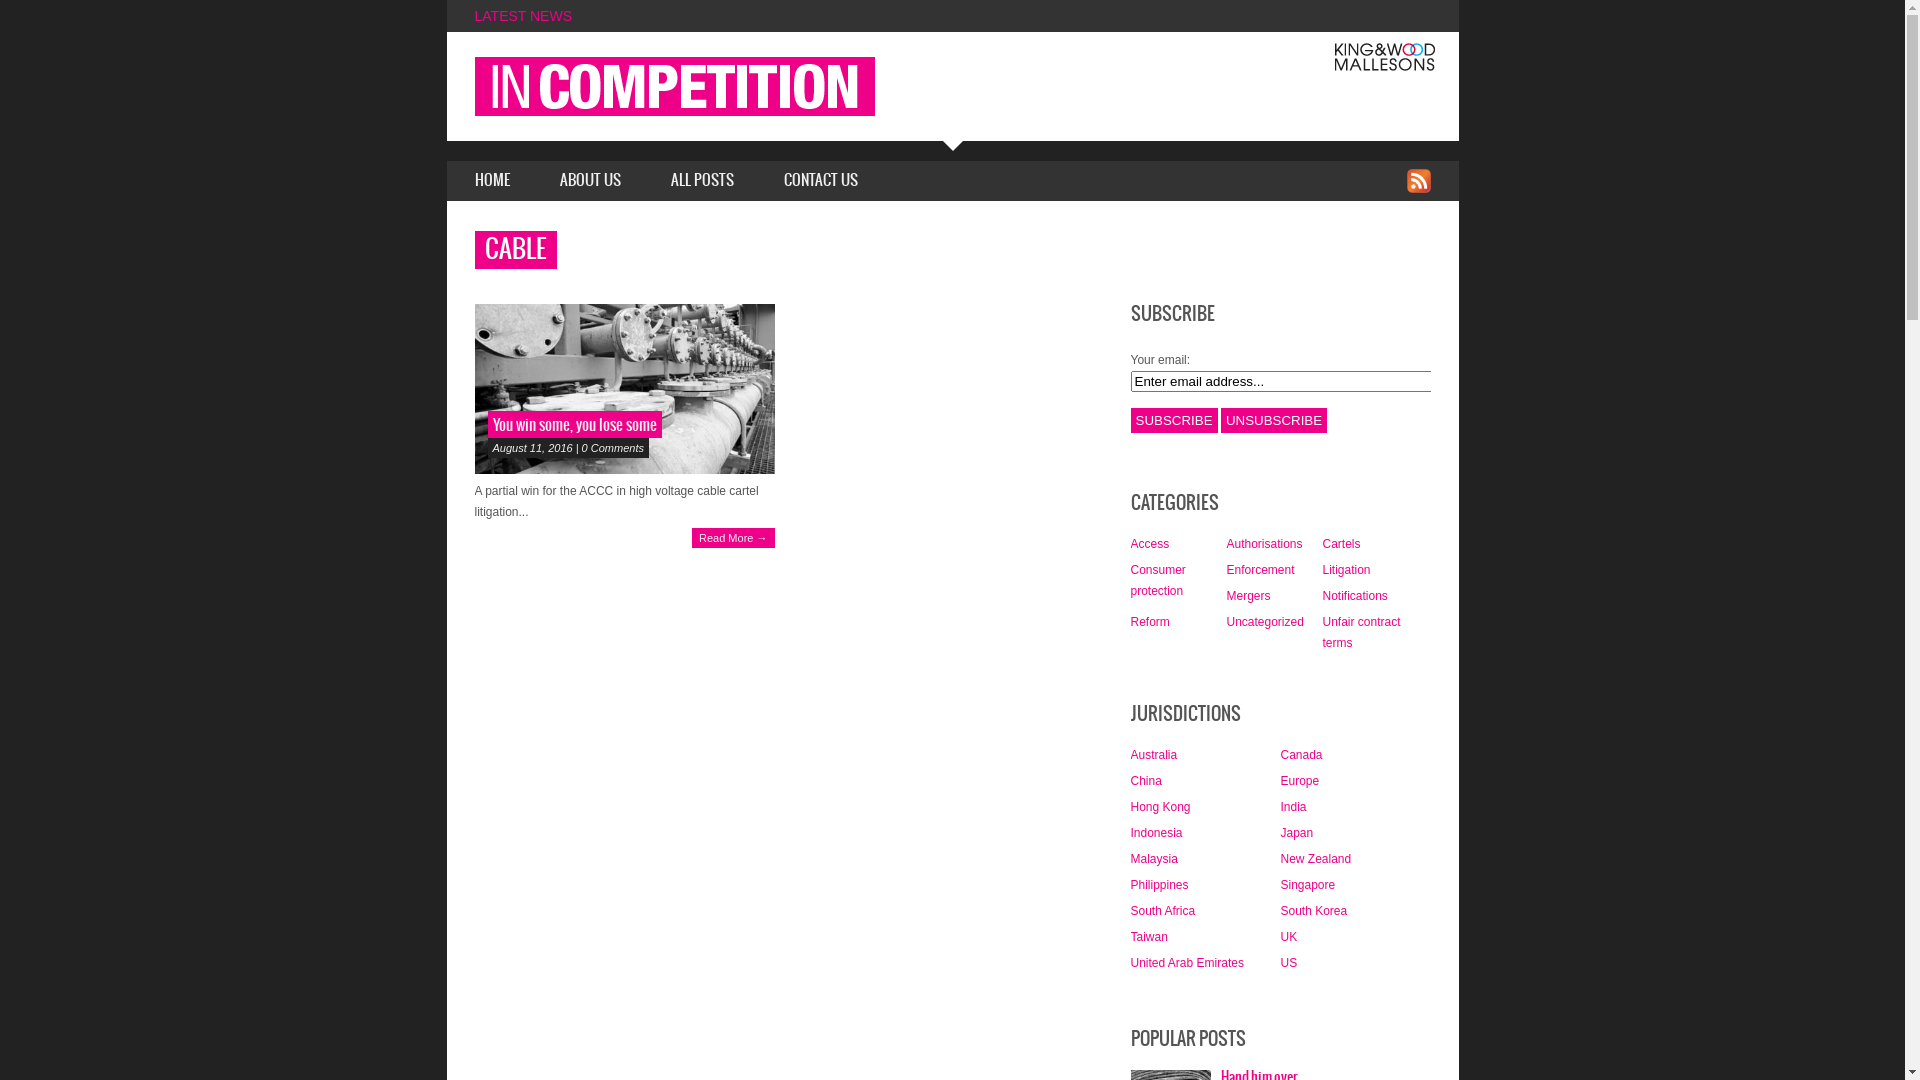  I want to click on 'US', so click(1288, 962).